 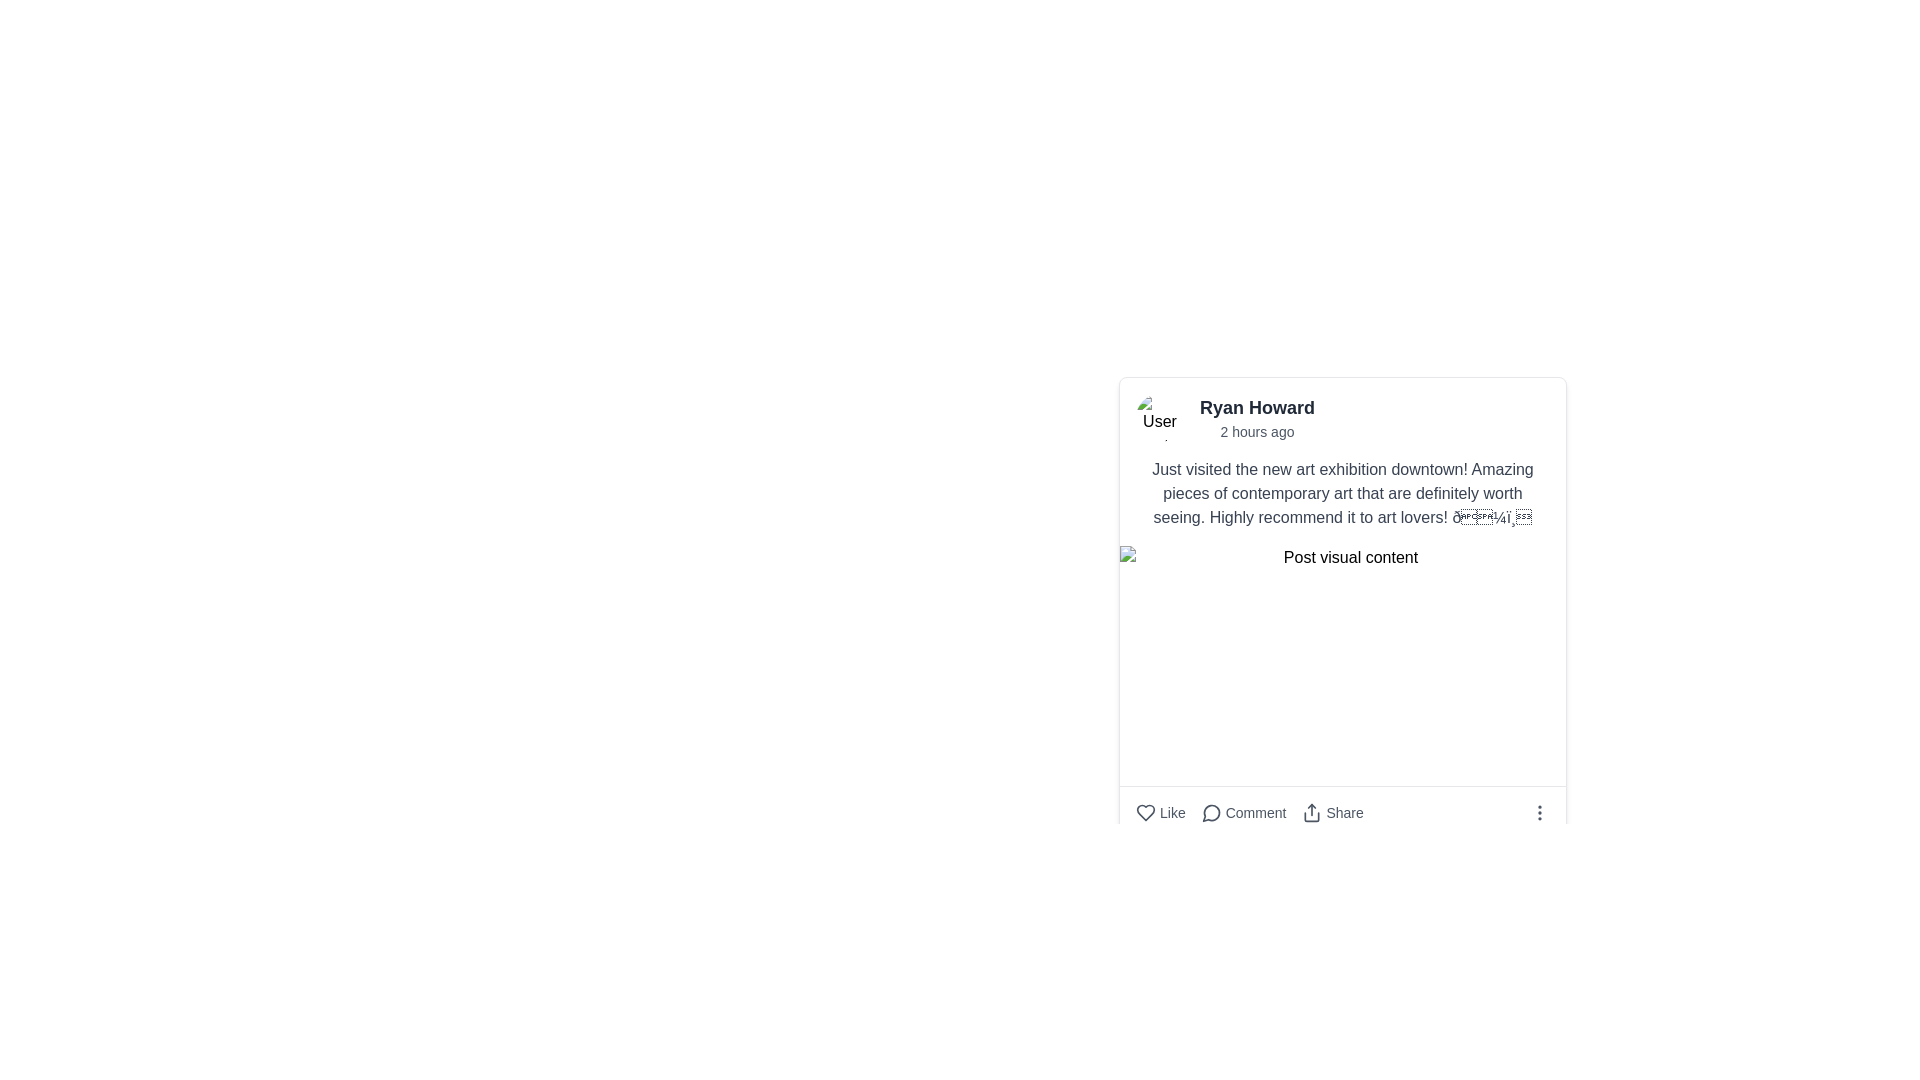 What do you see at coordinates (1539, 813) in the screenshot?
I see `the vertical ellipsis icon button, which consists of three vertically aligned dots and is located at the far-right end of the toolbar below the post content` at bounding box center [1539, 813].